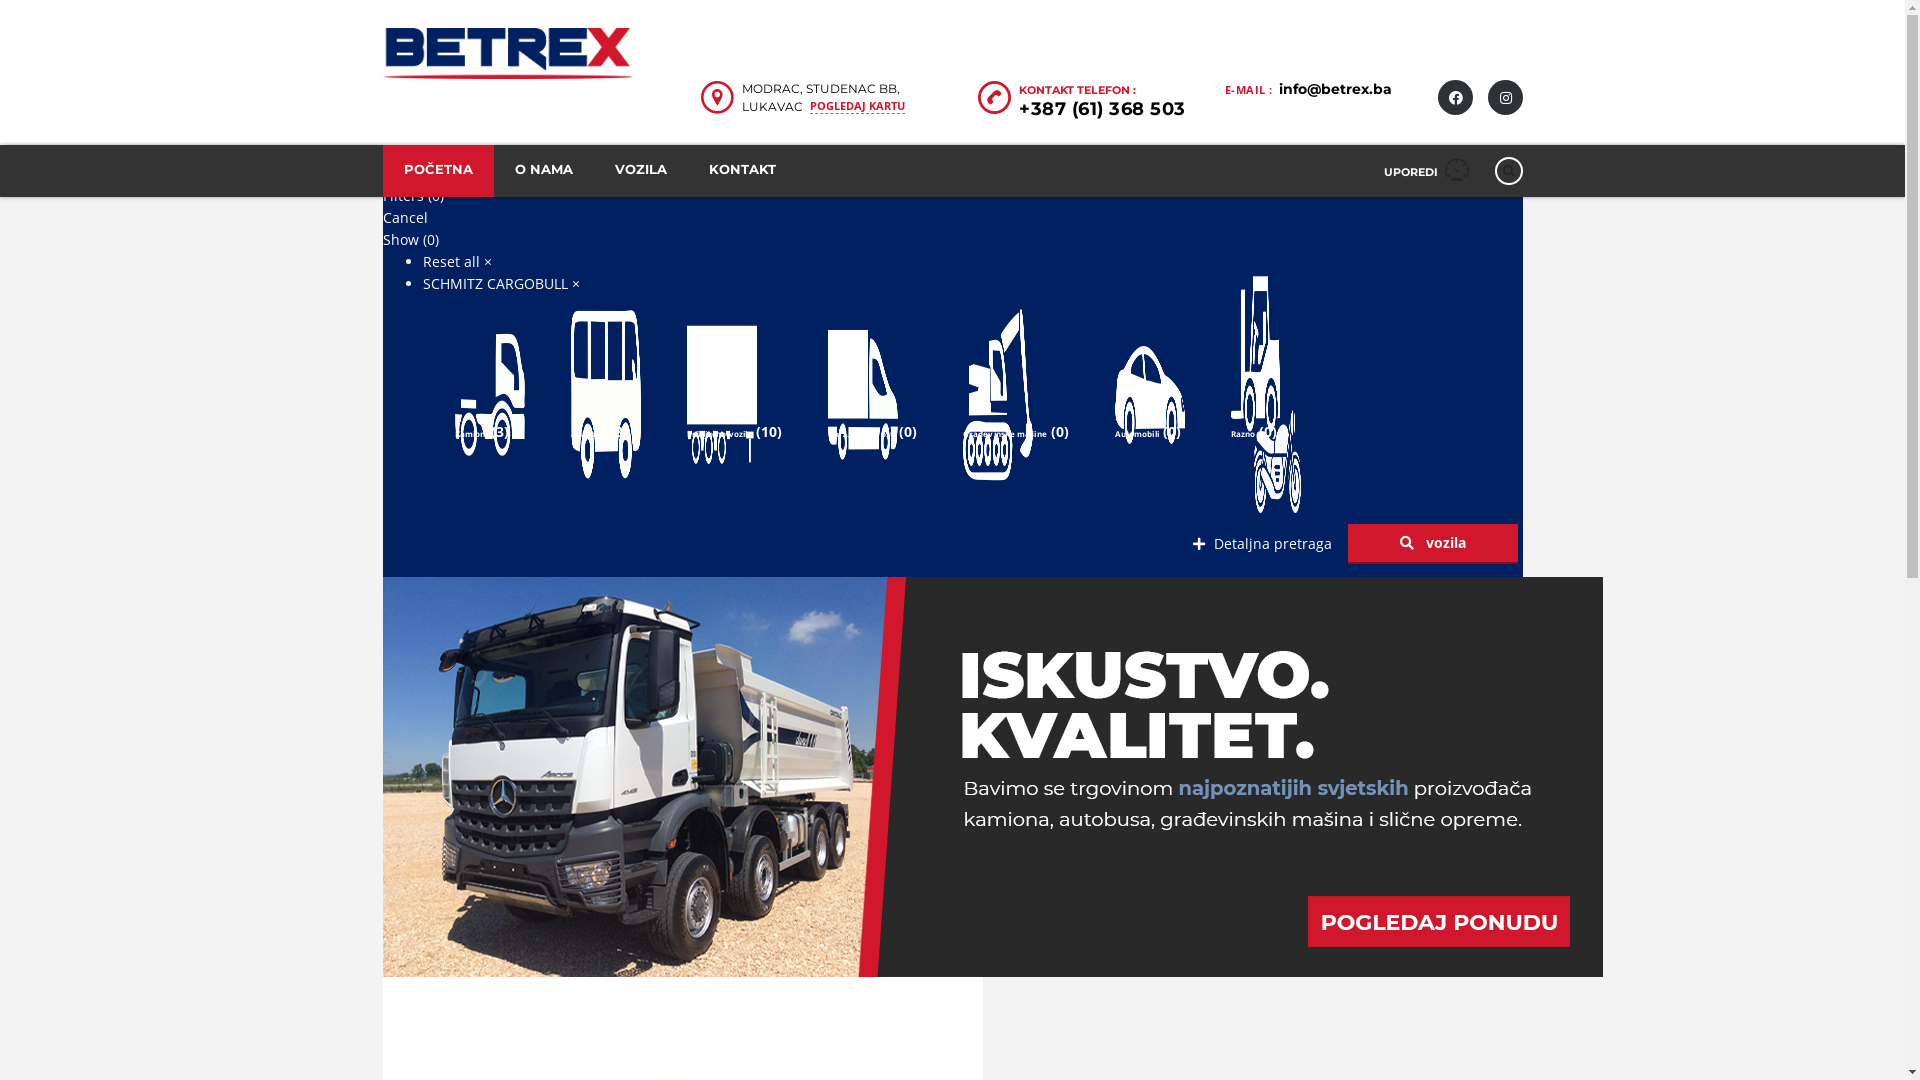  Describe the element at coordinates (382, 195) in the screenshot. I see `'Filters (0)'` at that location.